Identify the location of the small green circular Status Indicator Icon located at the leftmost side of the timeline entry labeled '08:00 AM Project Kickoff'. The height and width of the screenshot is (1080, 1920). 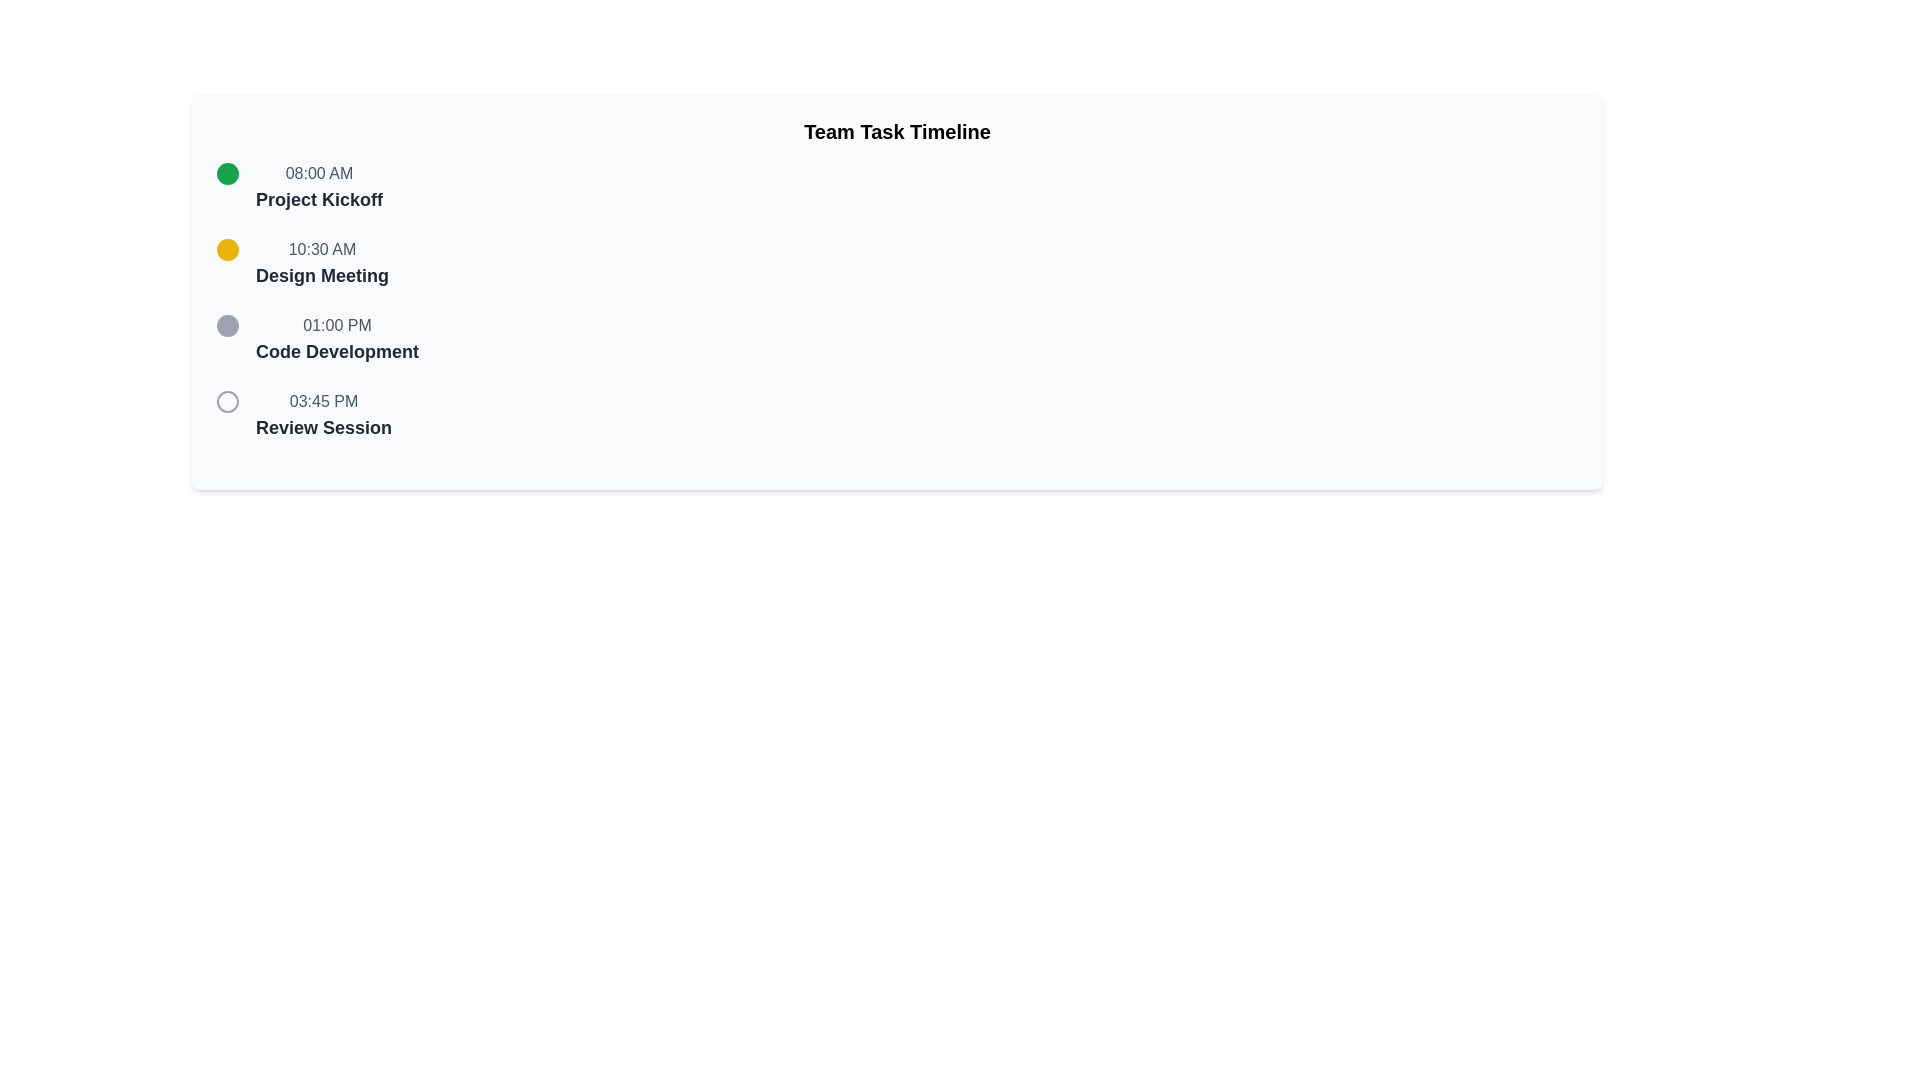
(227, 175).